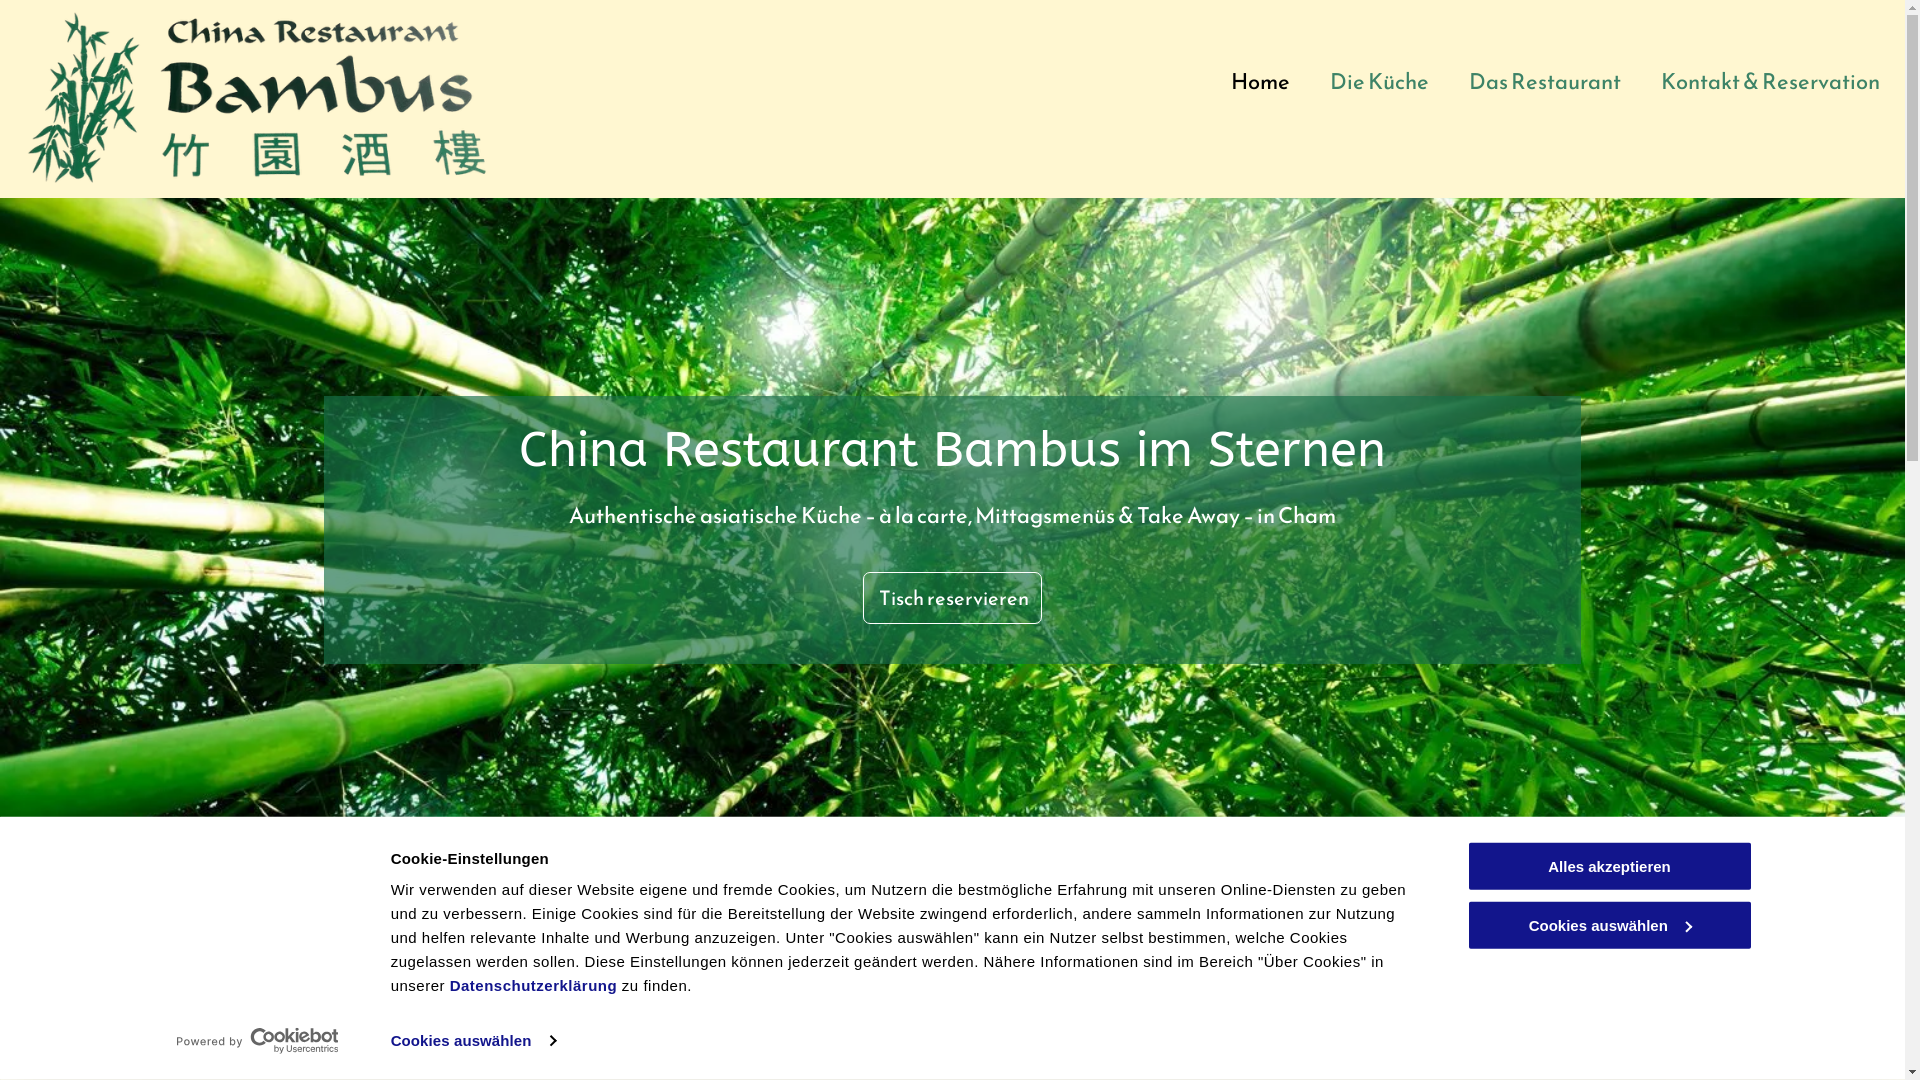  Describe the element at coordinates (1770, 80) in the screenshot. I see `'Kontakt & Reservation'` at that location.